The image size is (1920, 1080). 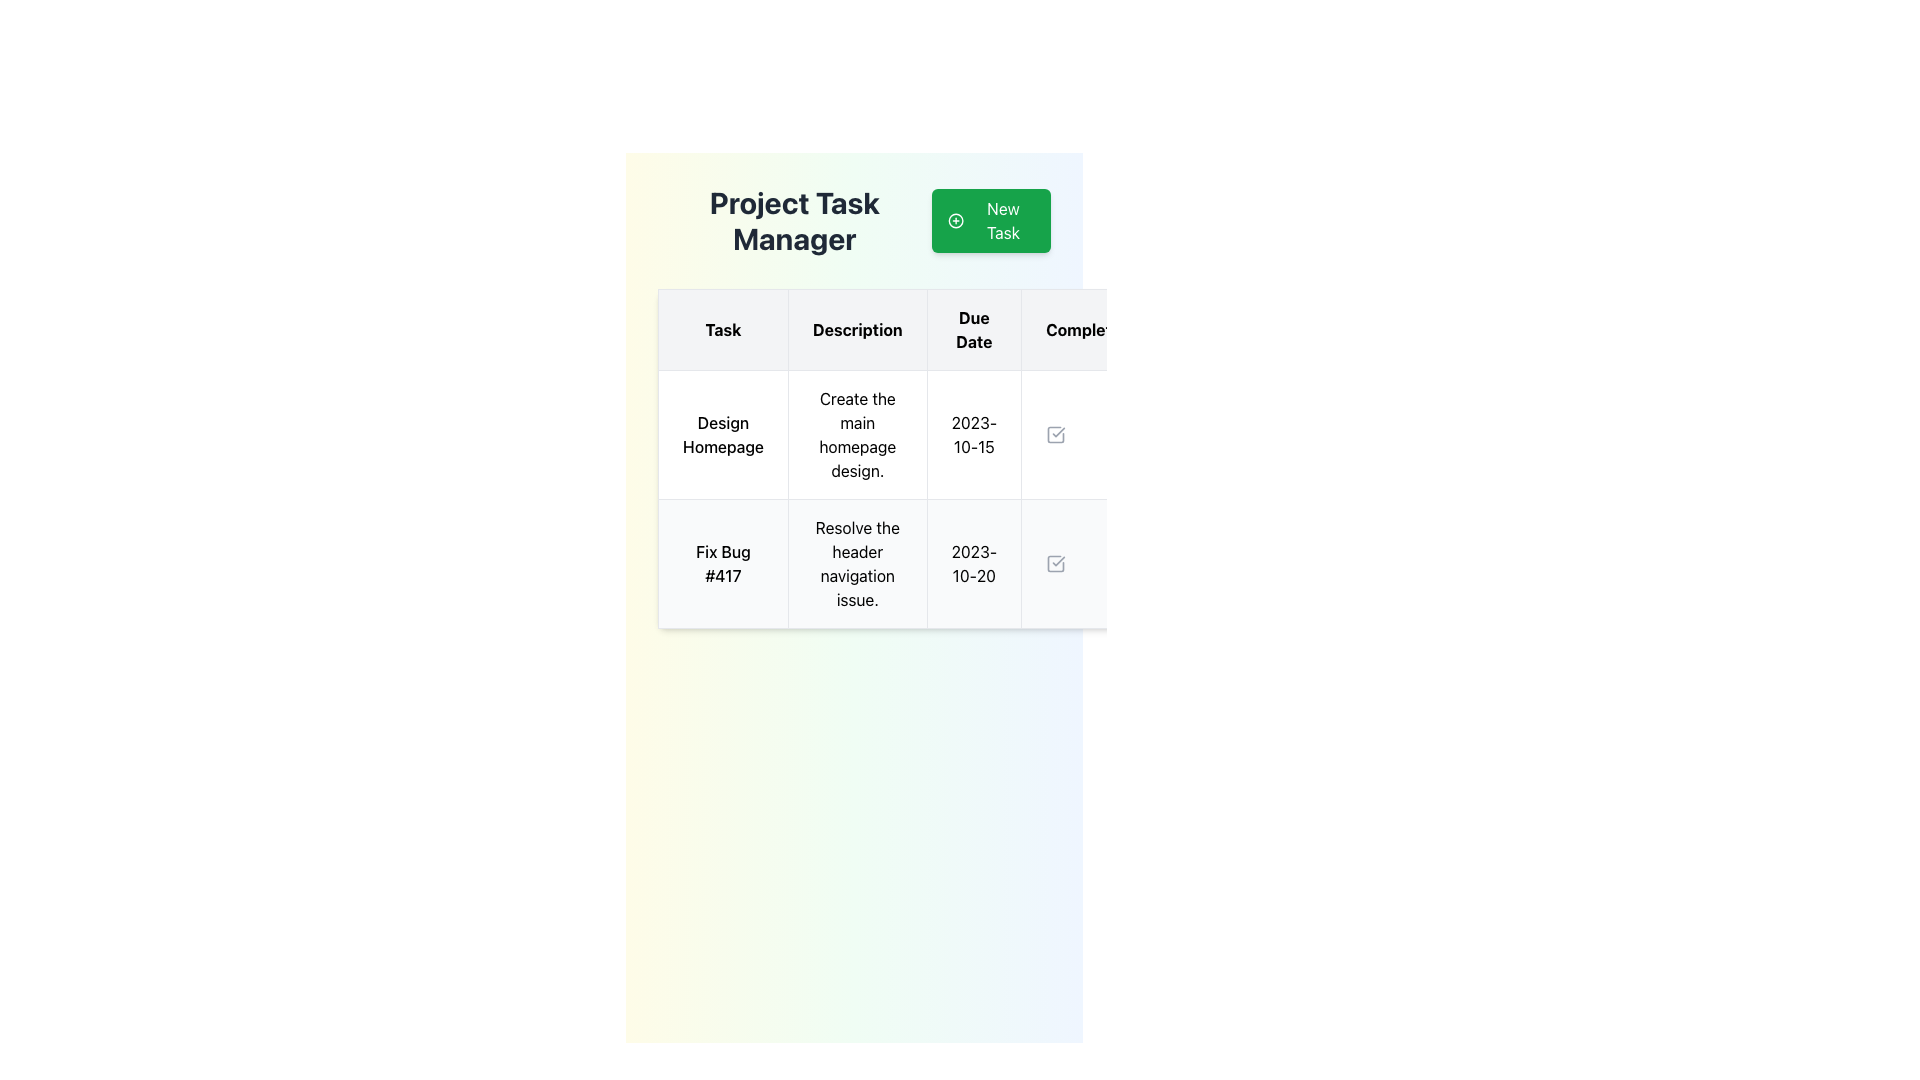 What do you see at coordinates (954, 220) in the screenshot?
I see `the plus icon within the green rectangular 'New Task' button located at the top-right corner of the interface` at bounding box center [954, 220].